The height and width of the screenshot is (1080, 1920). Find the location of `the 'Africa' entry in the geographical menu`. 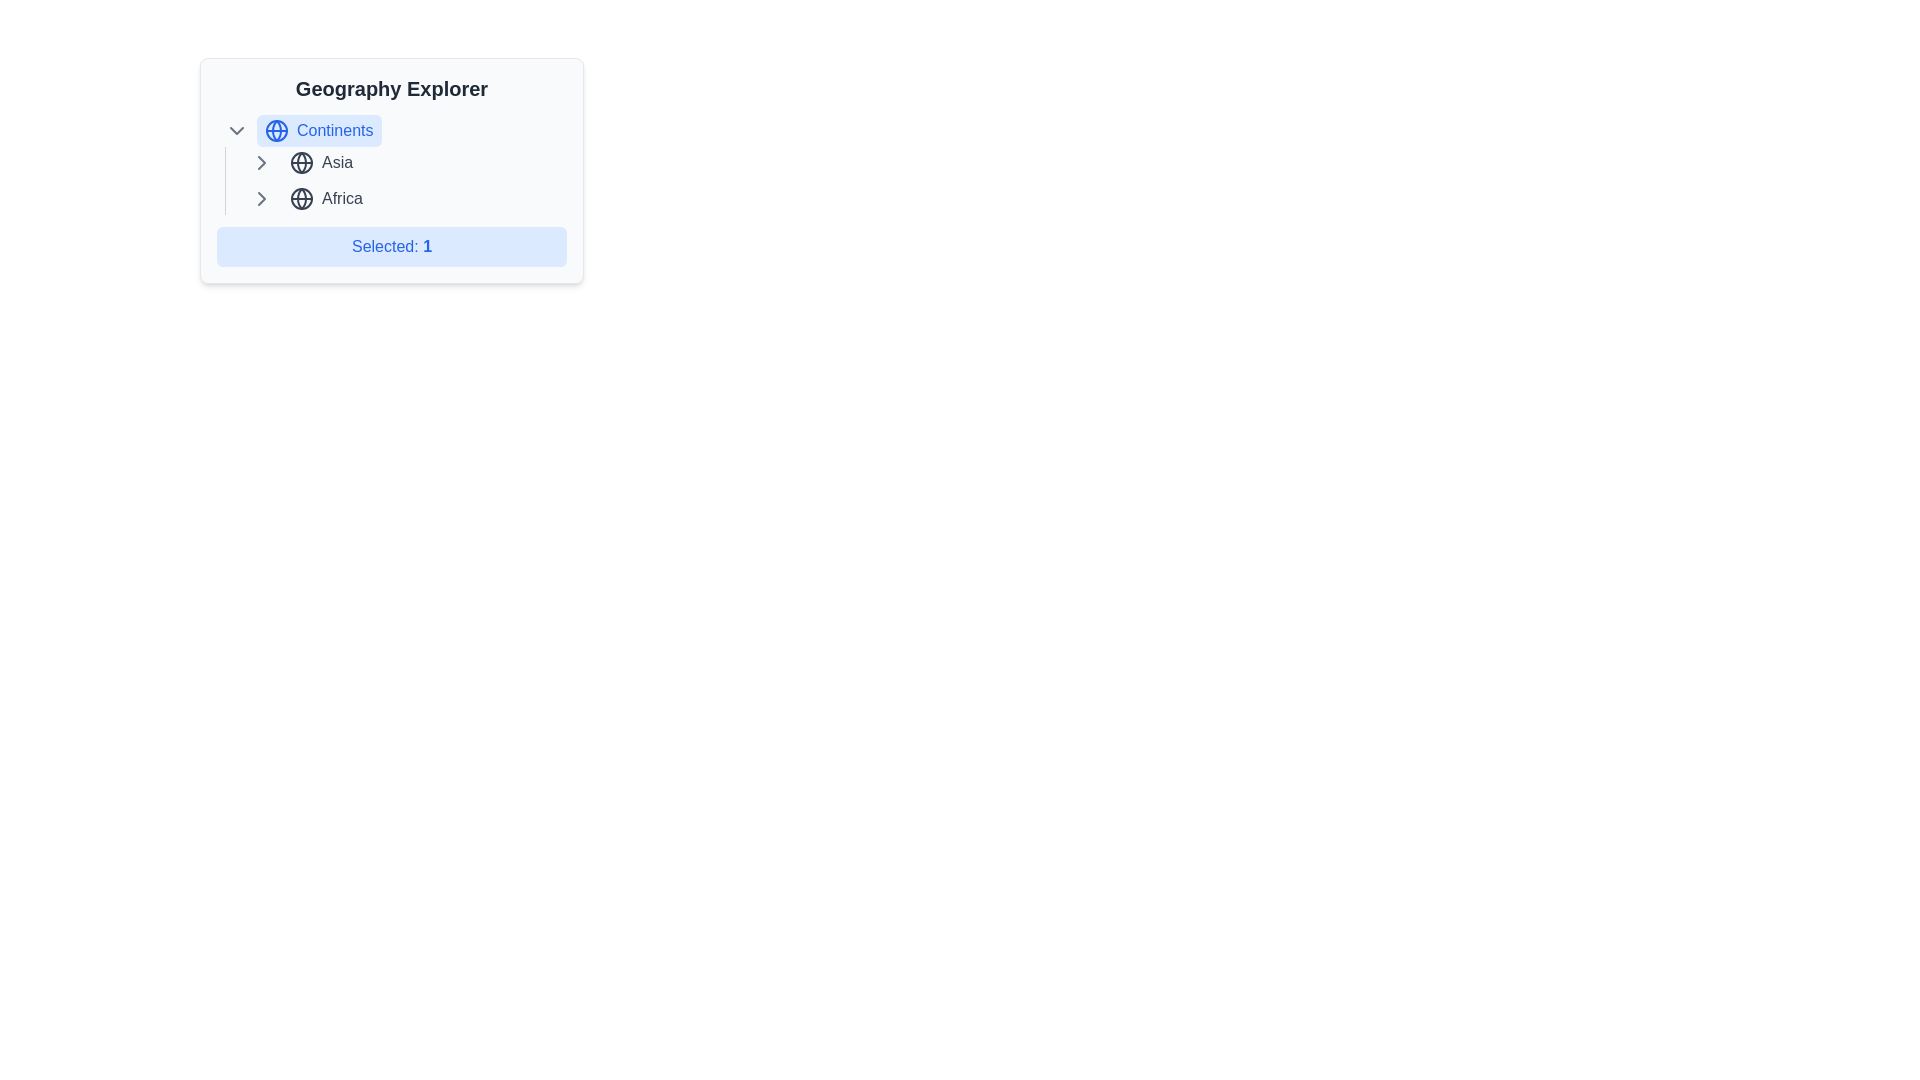

the 'Africa' entry in the geographical menu is located at coordinates (326, 199).